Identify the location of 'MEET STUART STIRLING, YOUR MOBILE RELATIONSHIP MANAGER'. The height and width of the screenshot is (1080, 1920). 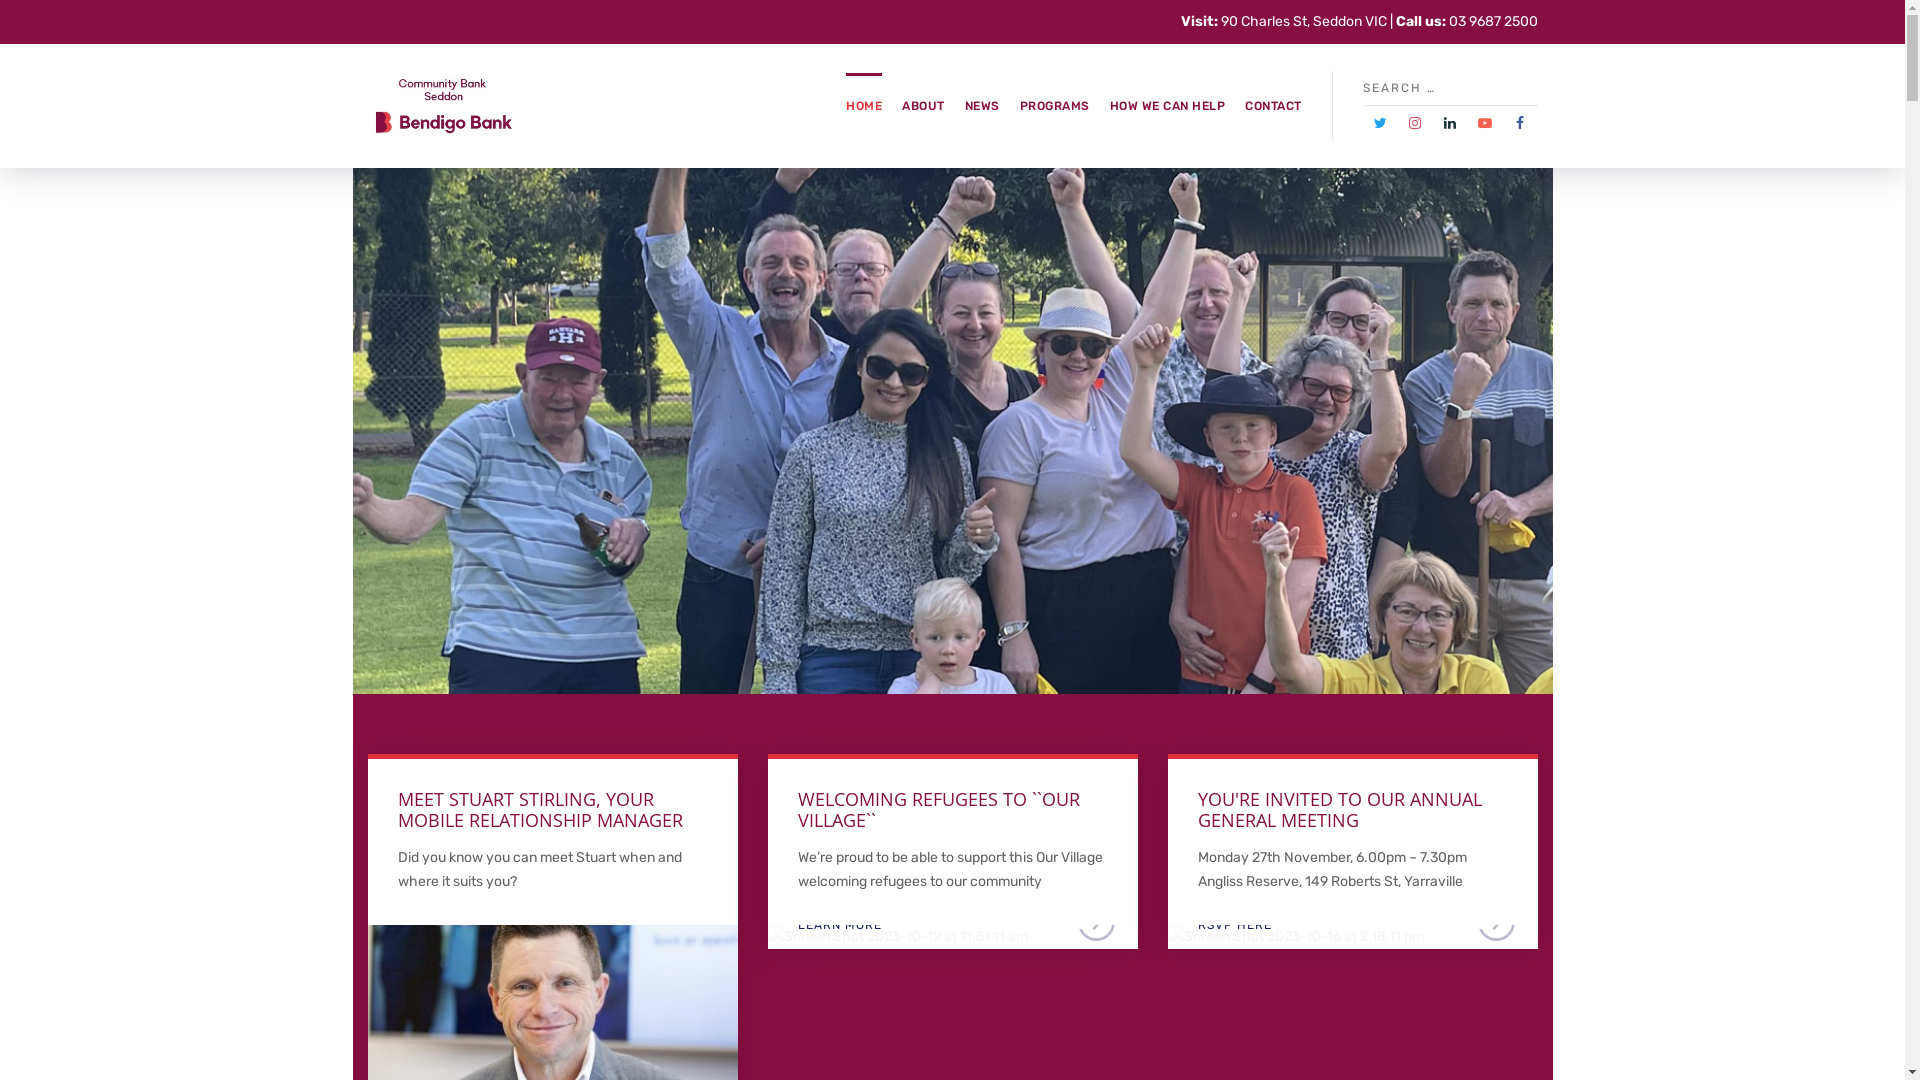
(398, 808).